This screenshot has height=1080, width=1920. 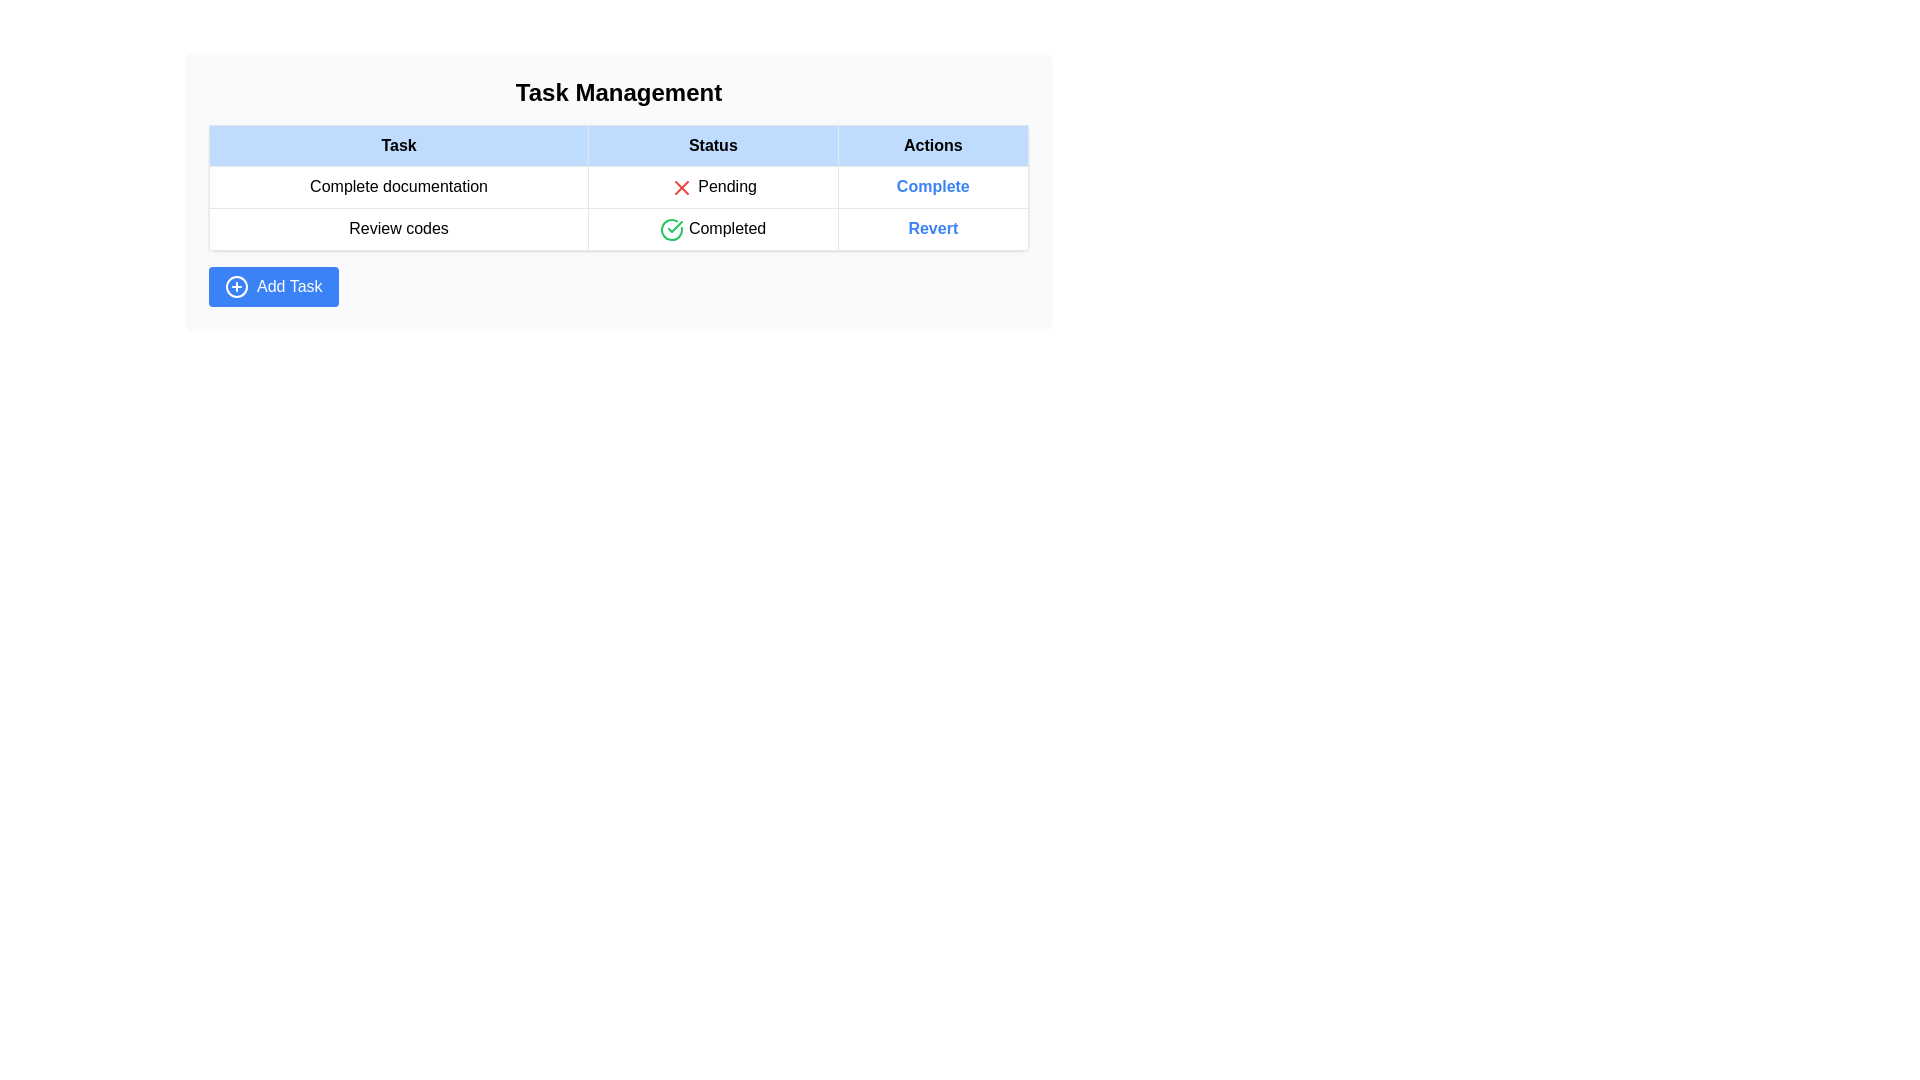 I want to click on the hyperlink in the Actions column of the task management table to initiate the revert action for the task labeled 'Review codes', so click(x=932, y=228).